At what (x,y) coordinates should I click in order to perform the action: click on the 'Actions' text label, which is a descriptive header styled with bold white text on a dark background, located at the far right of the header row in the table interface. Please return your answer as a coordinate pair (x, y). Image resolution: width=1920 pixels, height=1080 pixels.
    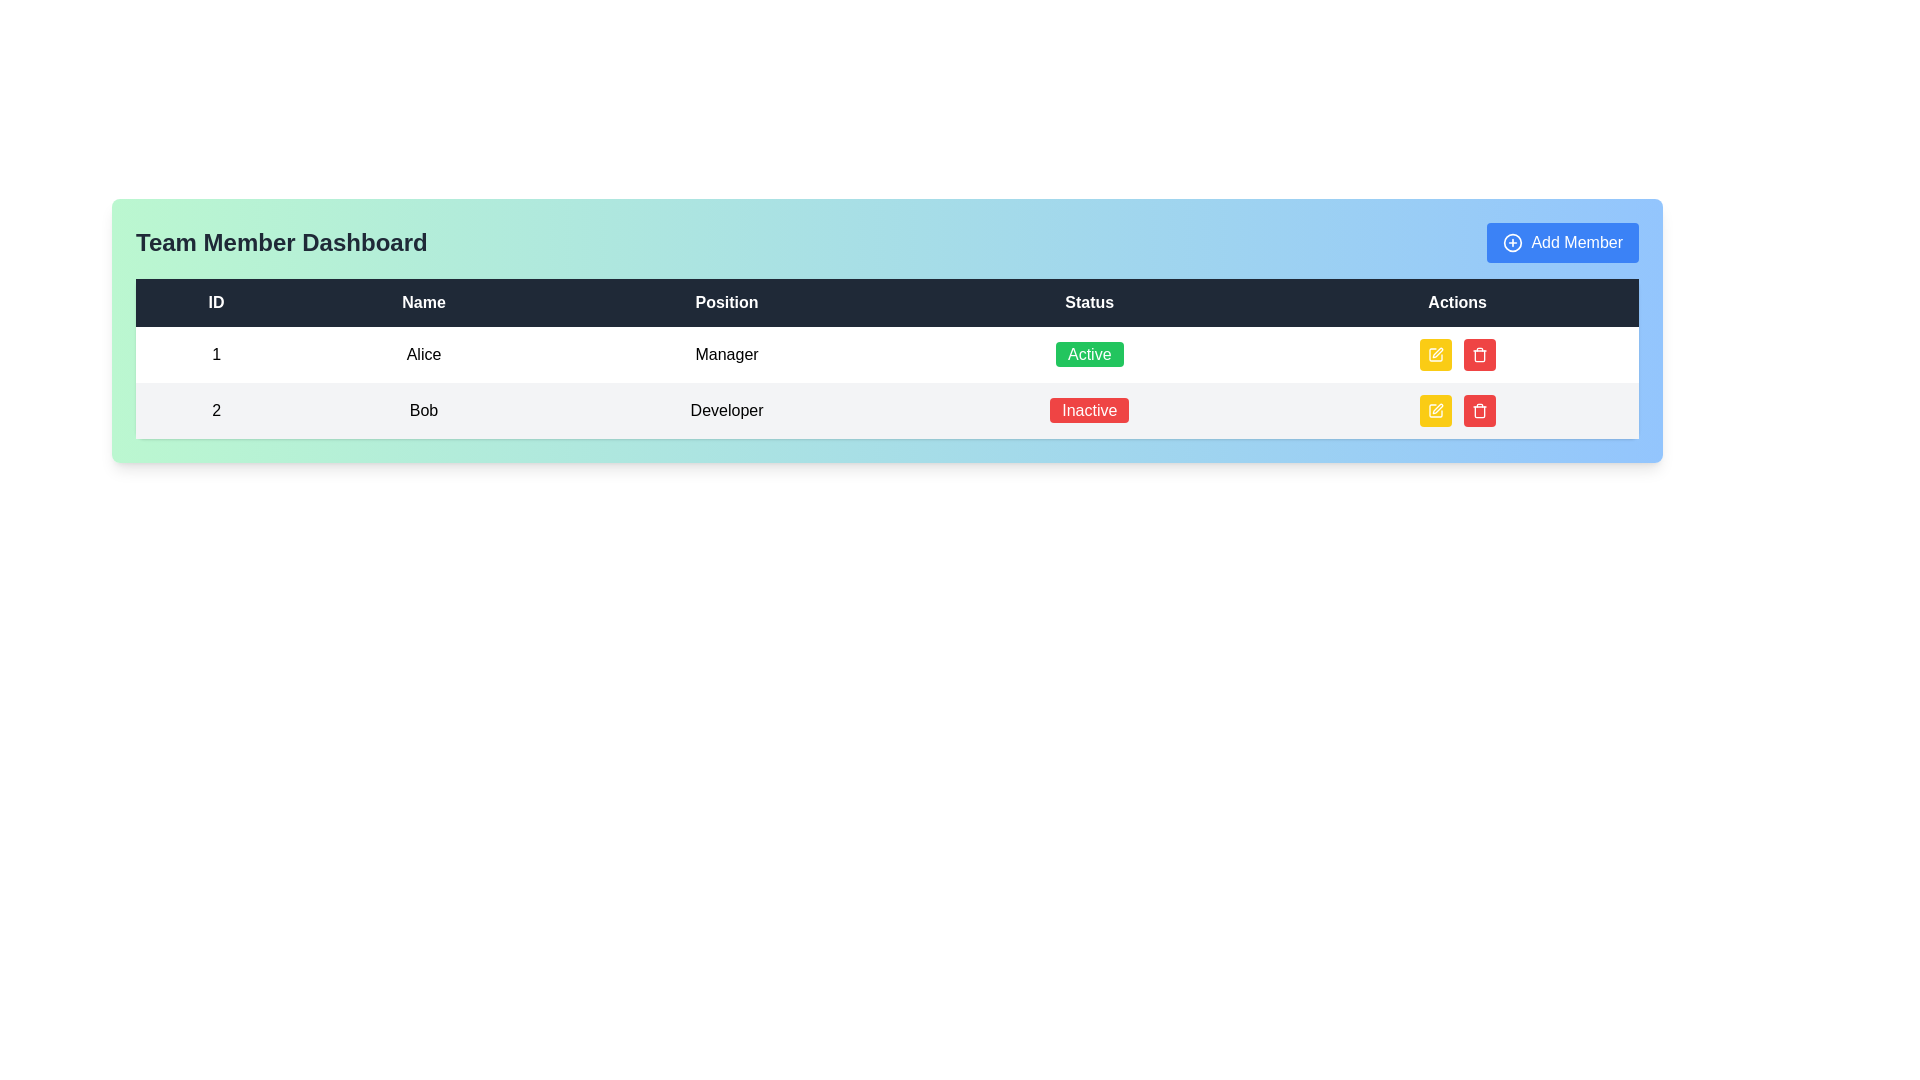
    Looking at the image, I should click on (1457, 303).